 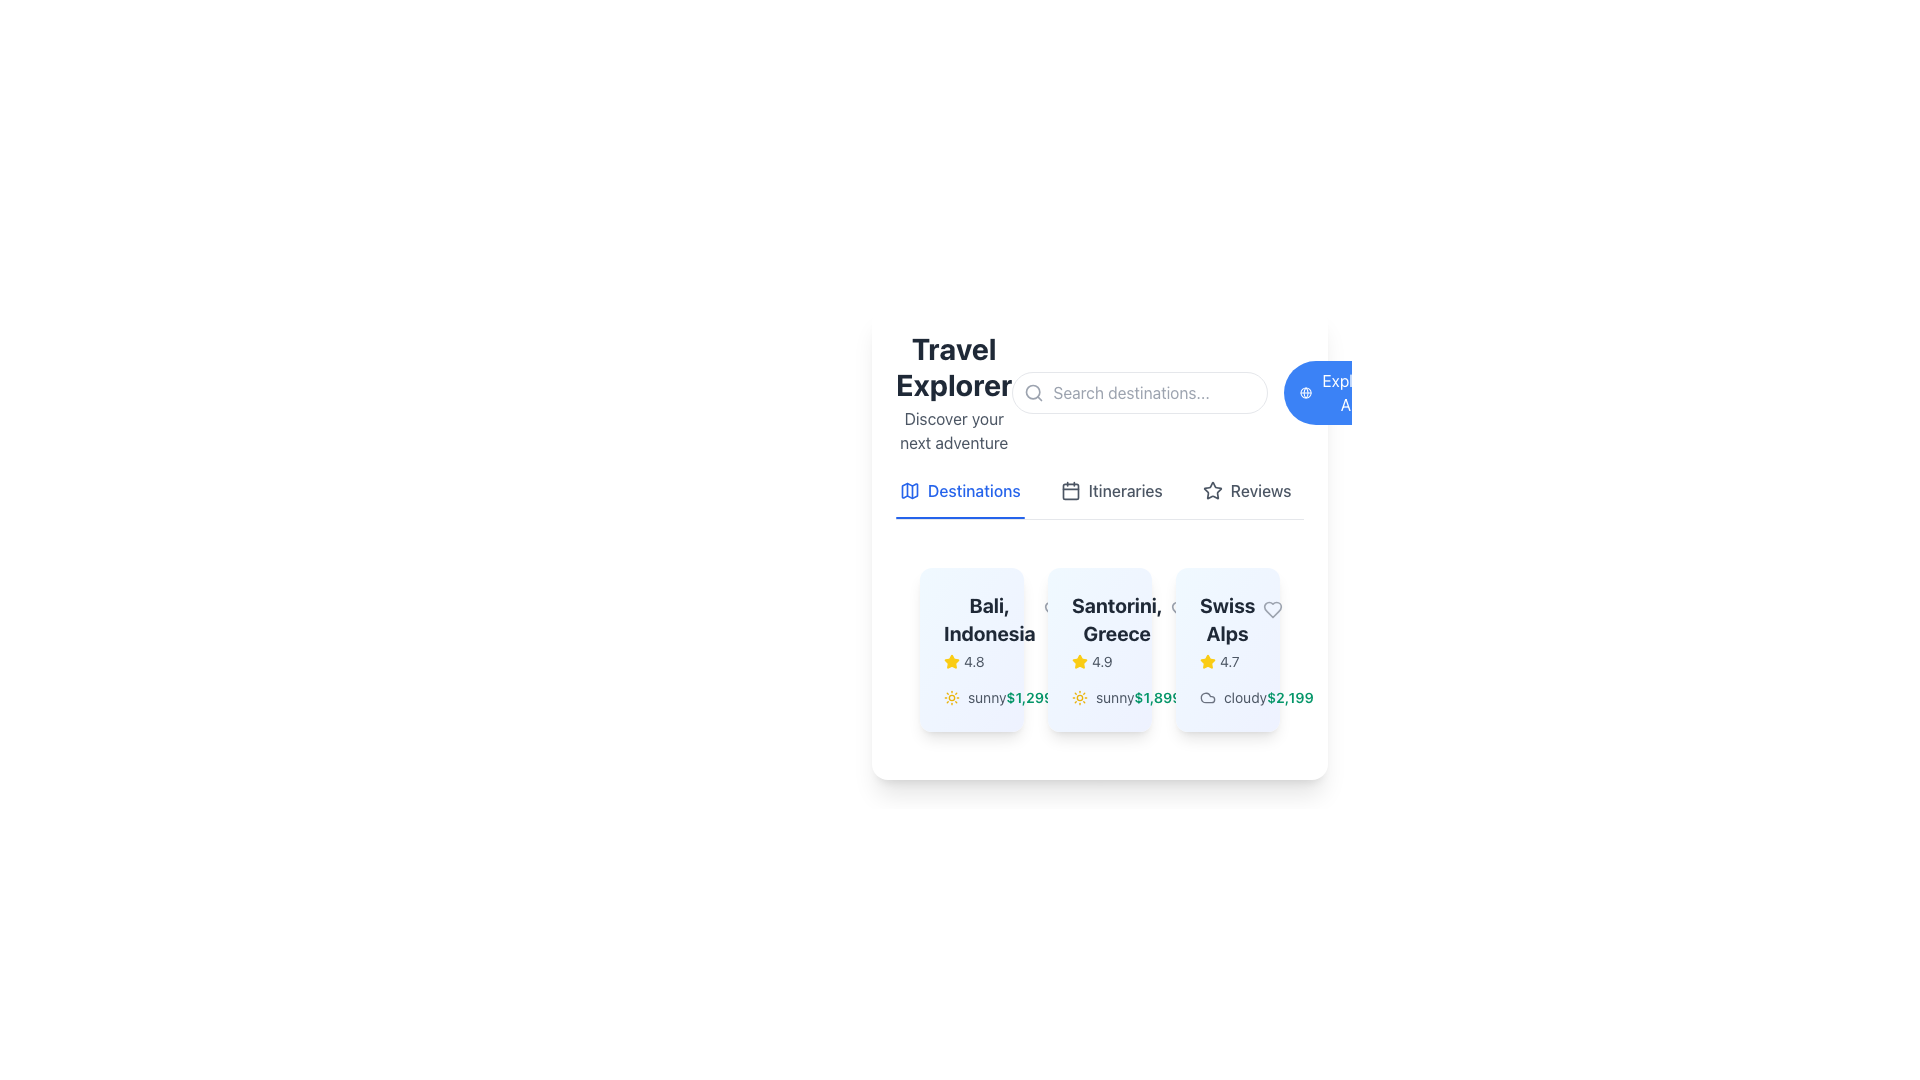 I want to click on the text label displaying the cost of the travel package for Santorini, Greece, located at the bottom of the corresponding card, so click(x=1157, y=697).